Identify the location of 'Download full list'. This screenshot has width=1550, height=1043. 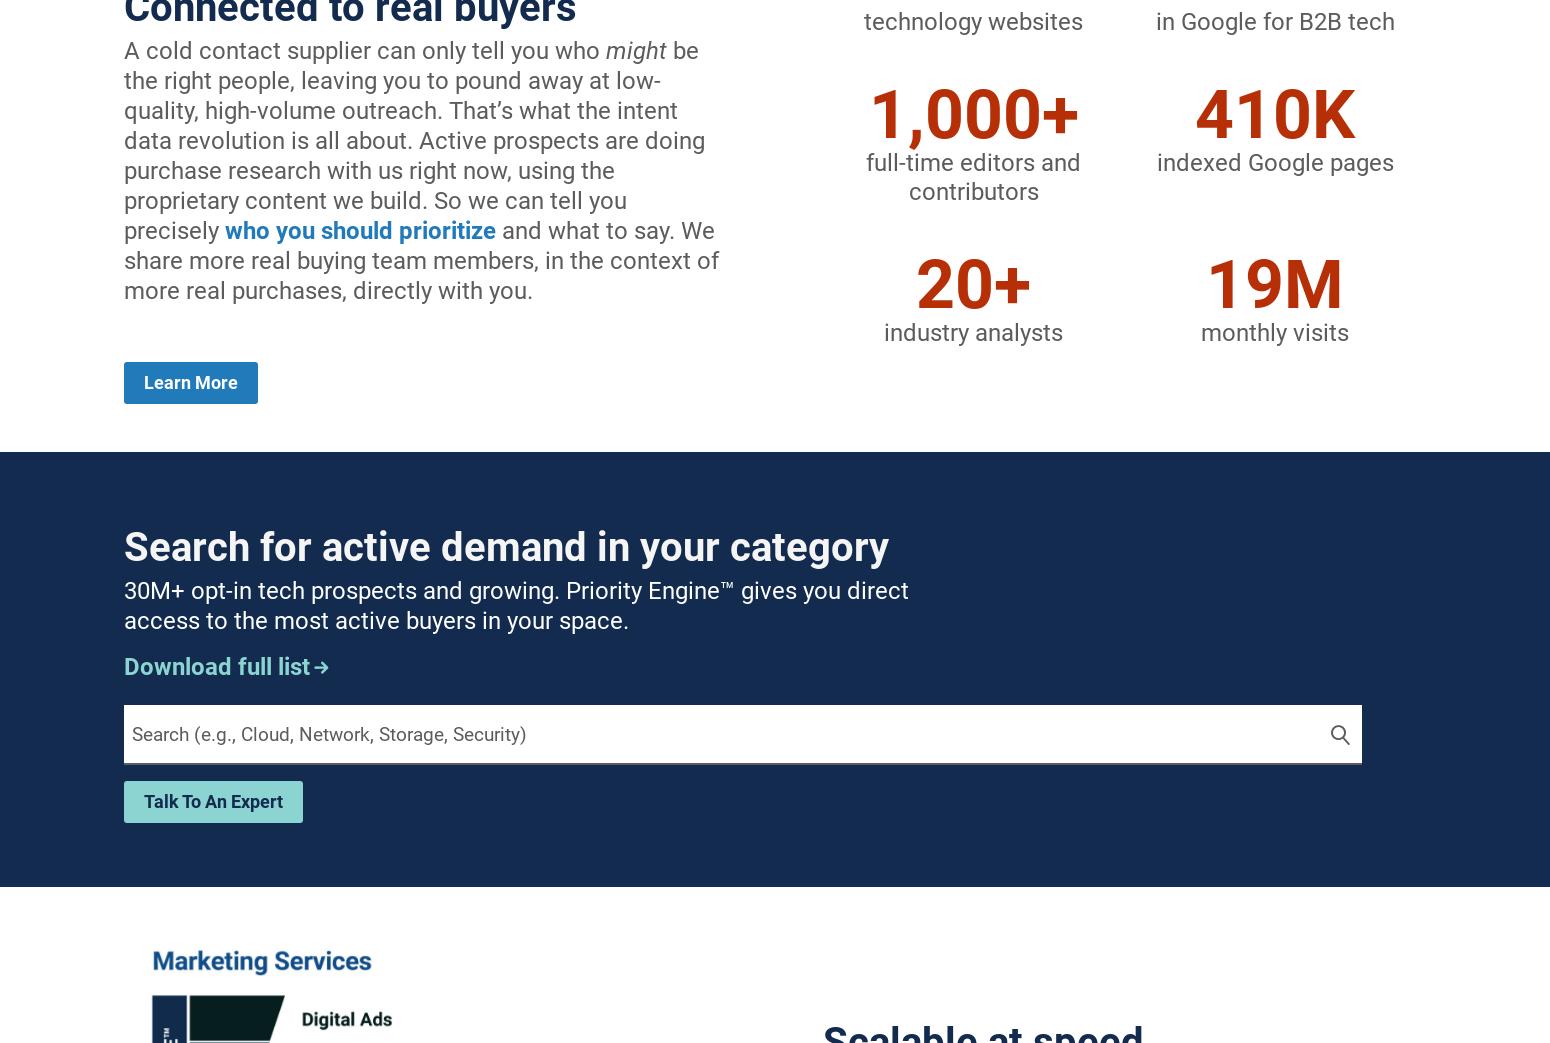
(216, 665).